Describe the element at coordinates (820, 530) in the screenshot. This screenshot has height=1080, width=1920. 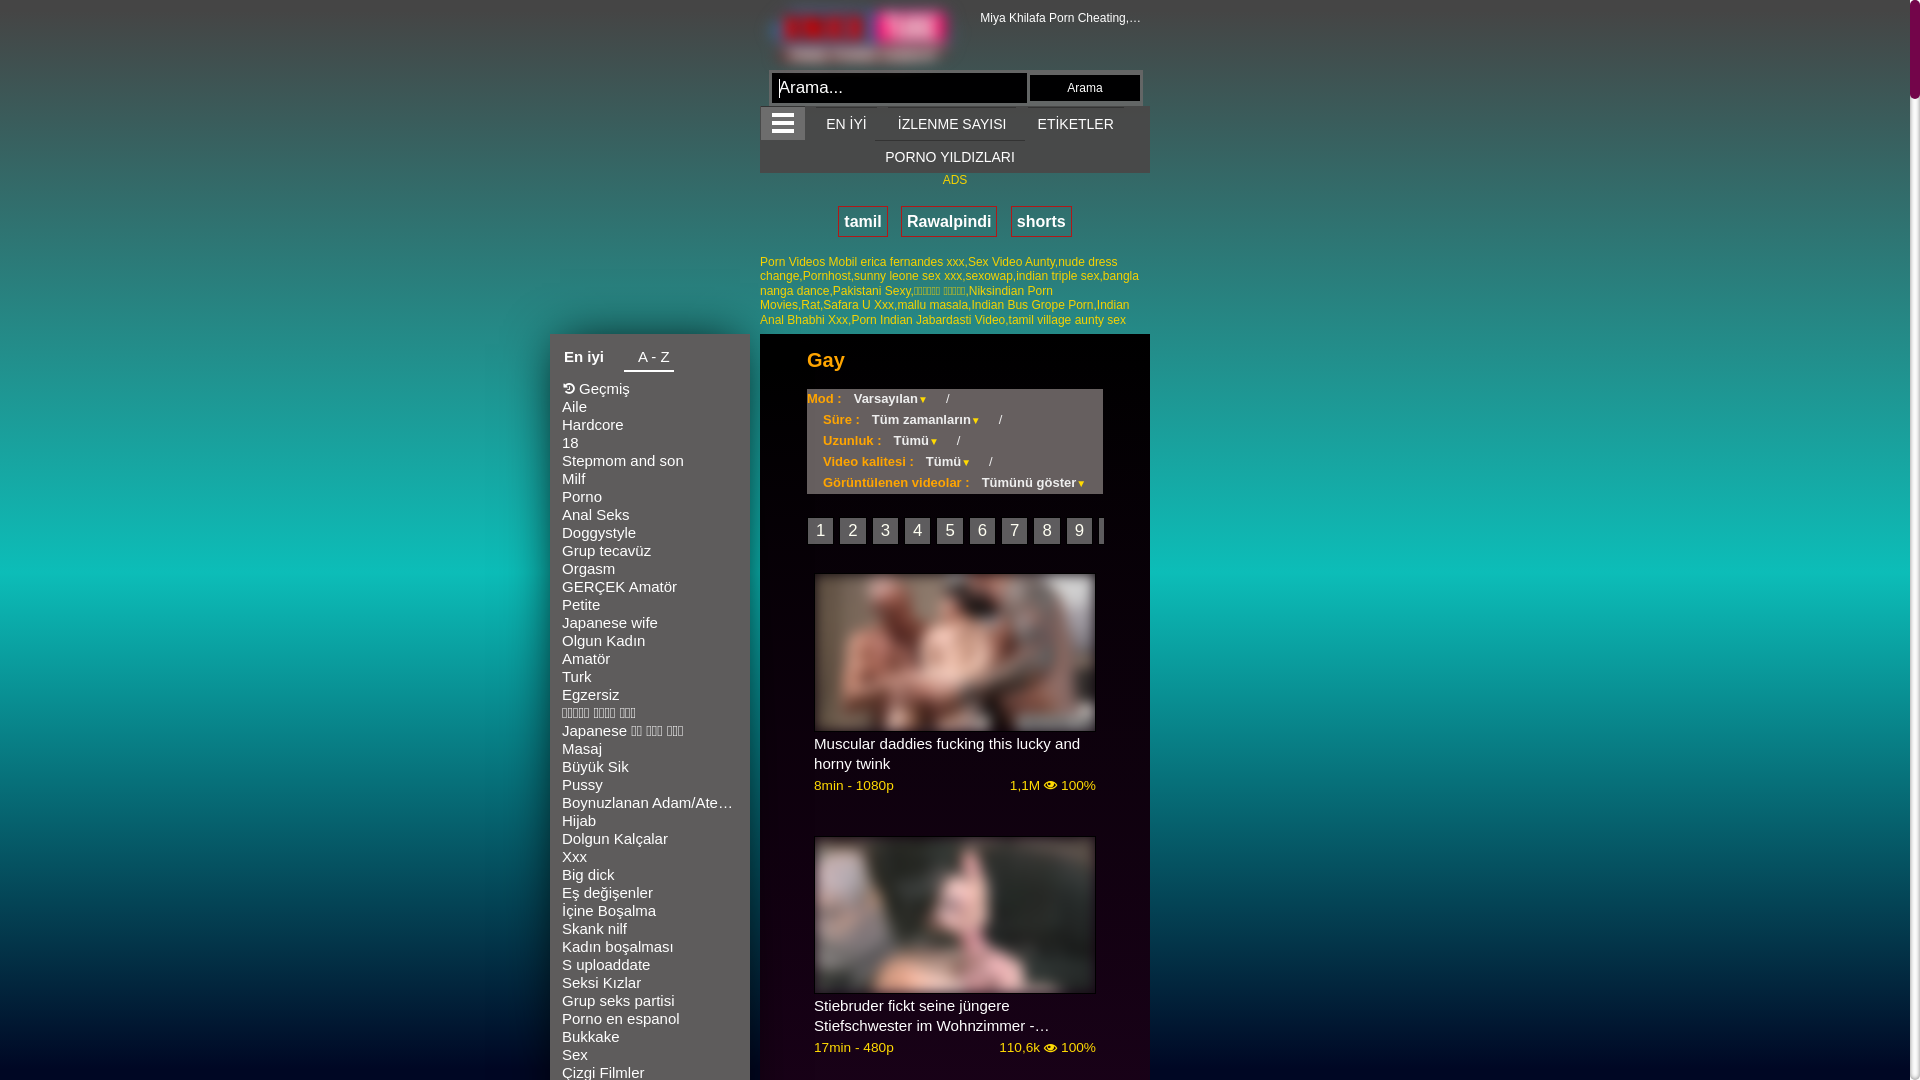
I see `'1'` at that location.